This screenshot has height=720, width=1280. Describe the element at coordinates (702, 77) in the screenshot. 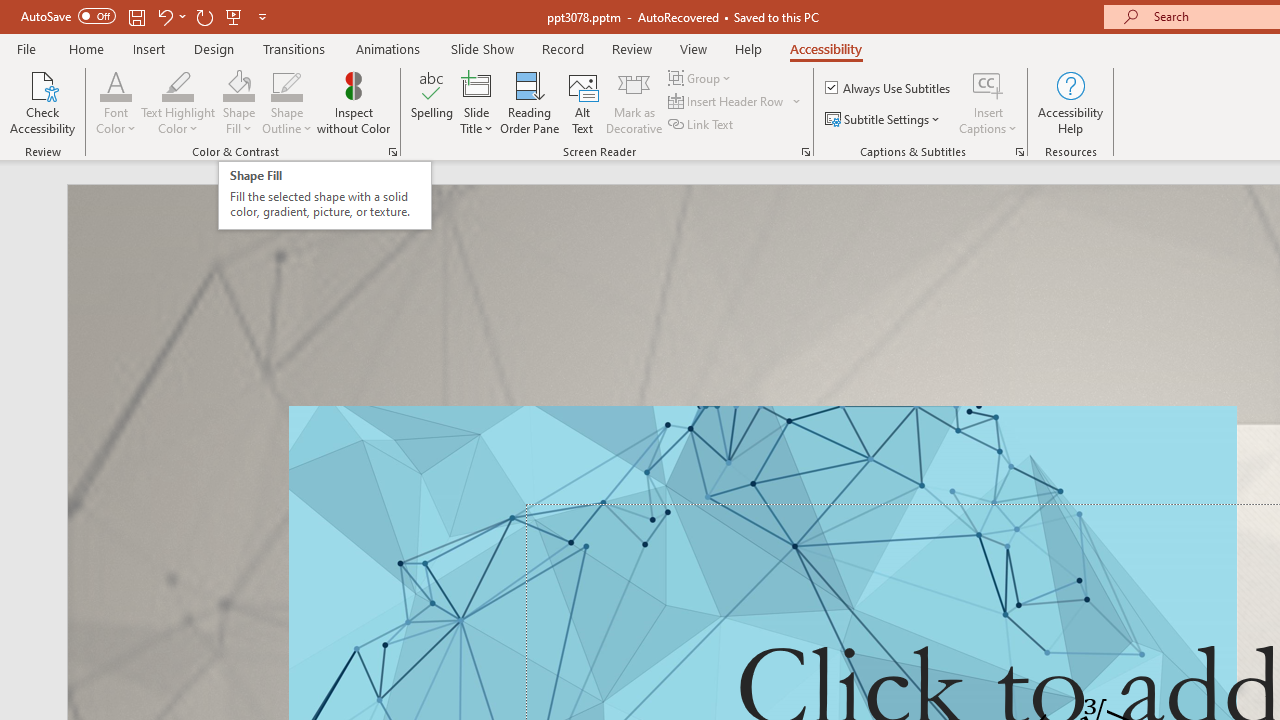

I see `'Group'` at that location.